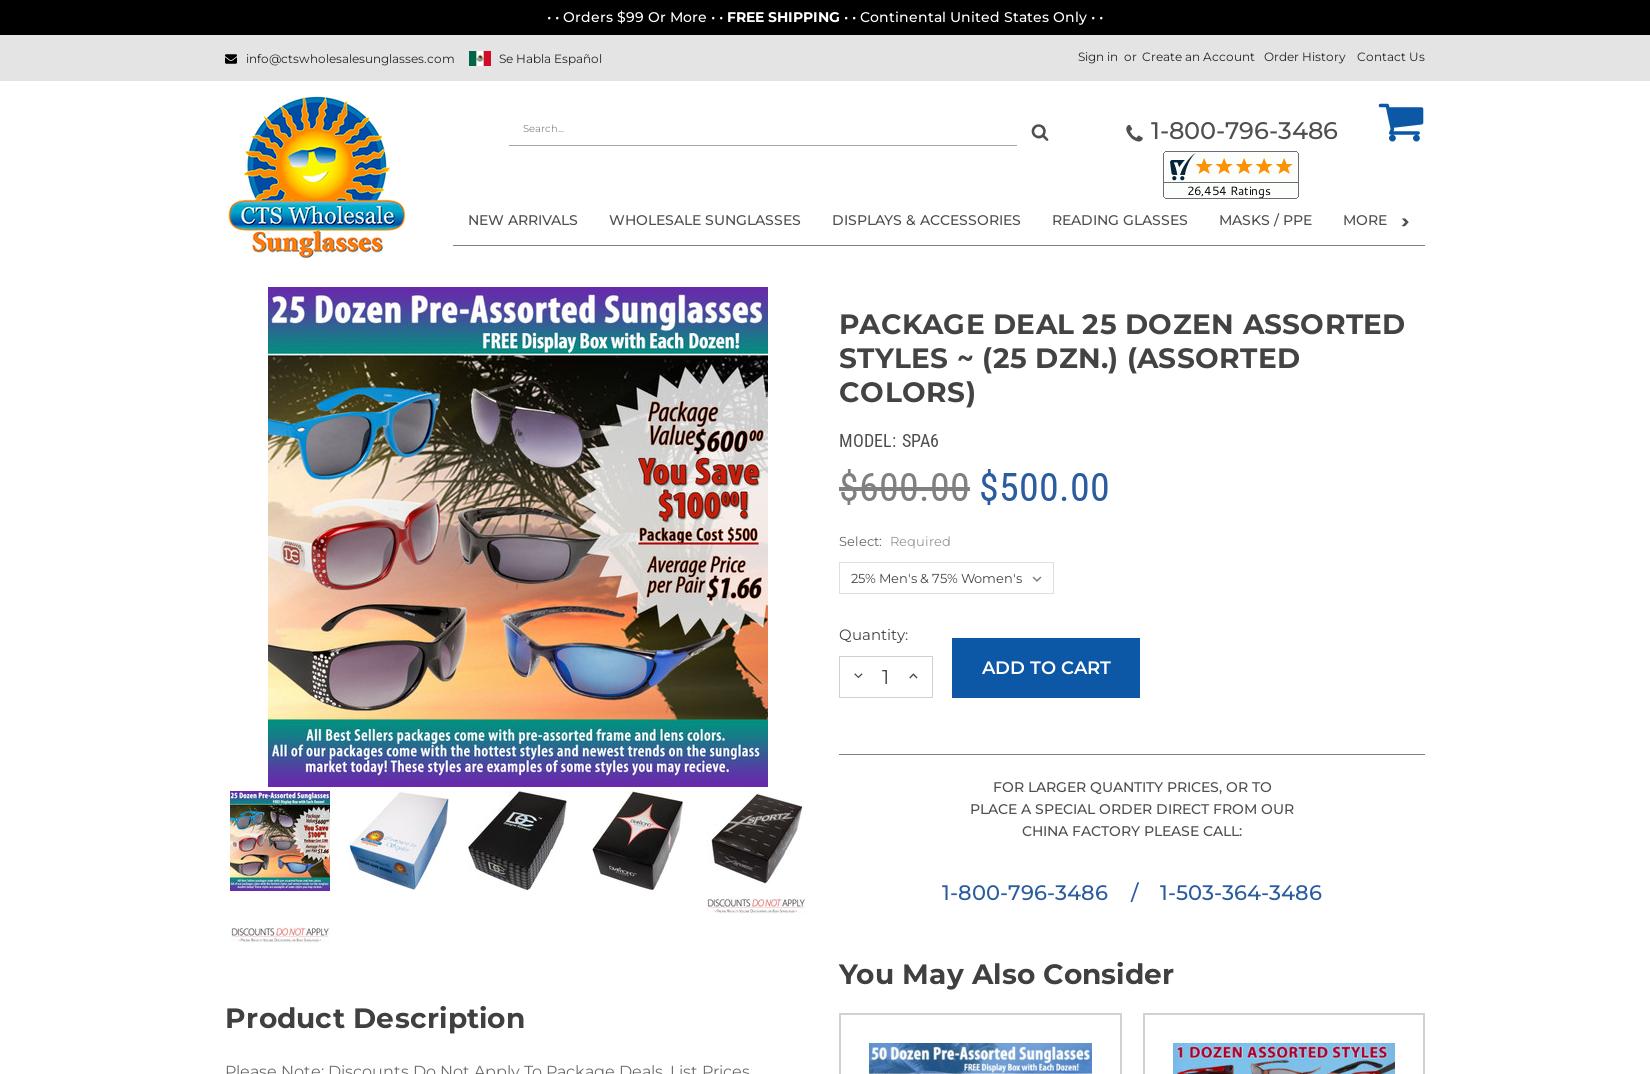 This screenshot has height=1074, width=1650. I want to click on 'Sign in', so click(1098, 56).